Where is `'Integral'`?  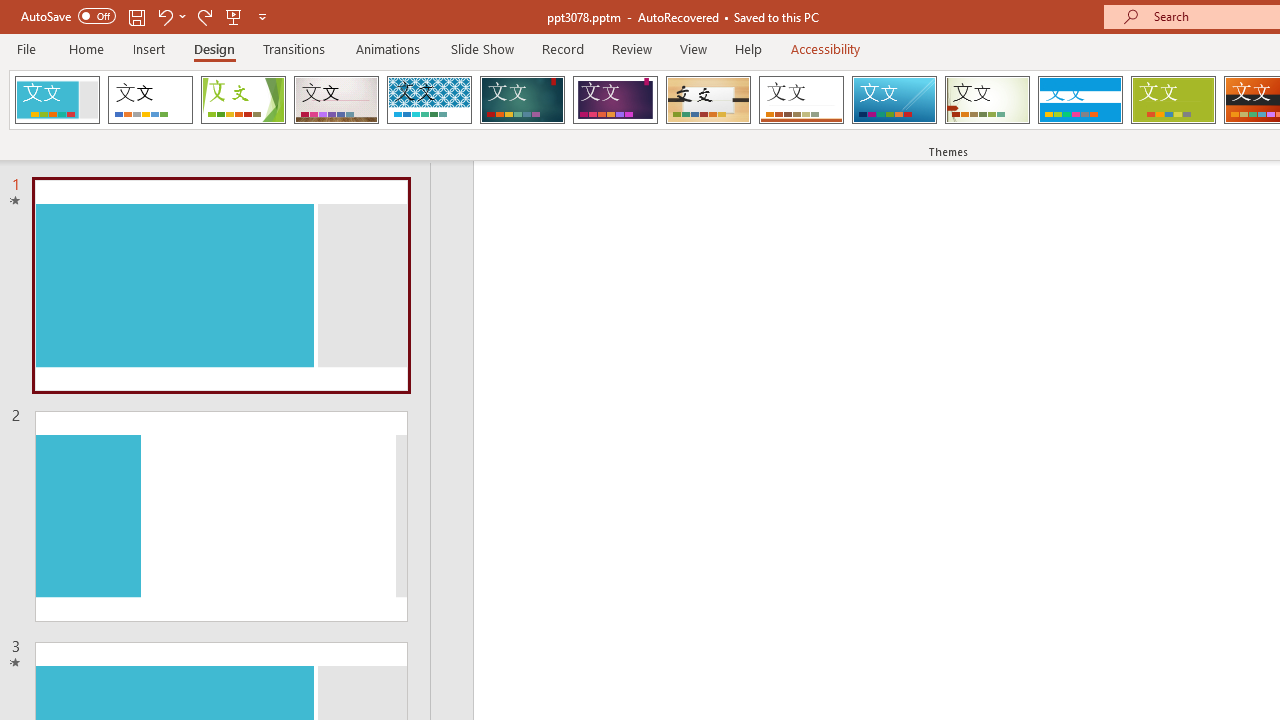
'Integral' is located at coordinates (428, 100).